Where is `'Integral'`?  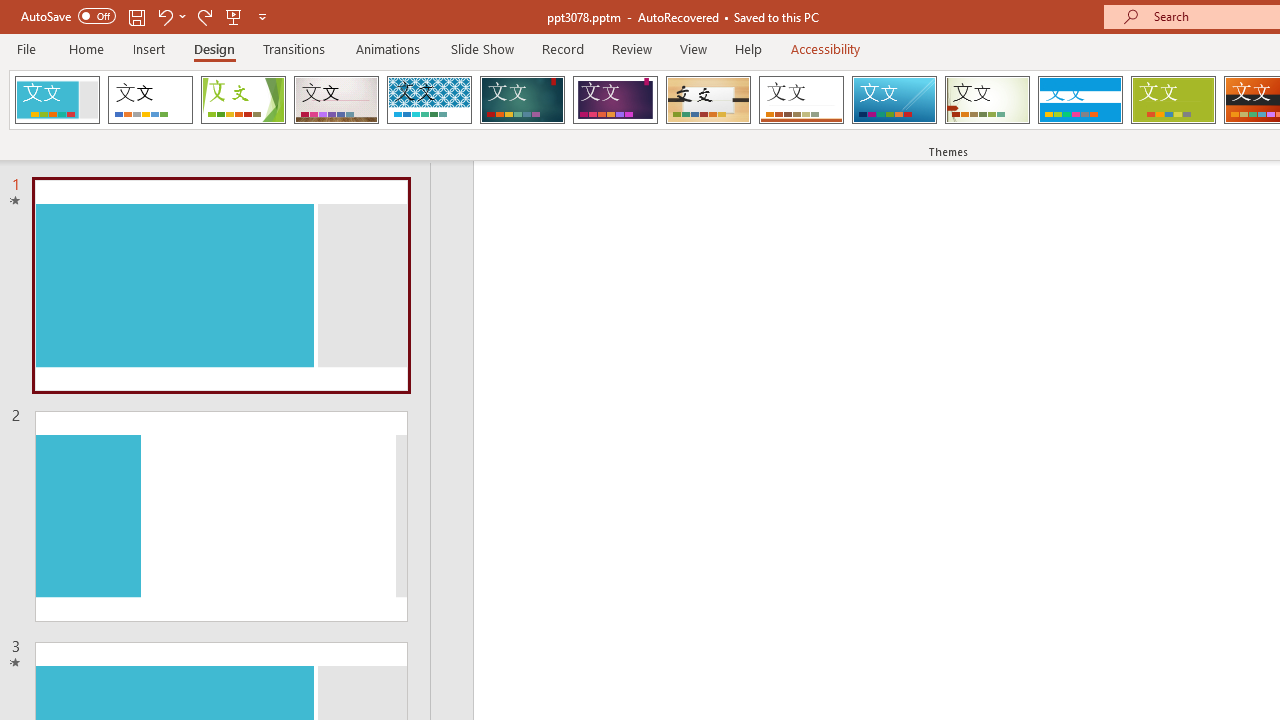
'Integral' is located at coordinates (428, 100).